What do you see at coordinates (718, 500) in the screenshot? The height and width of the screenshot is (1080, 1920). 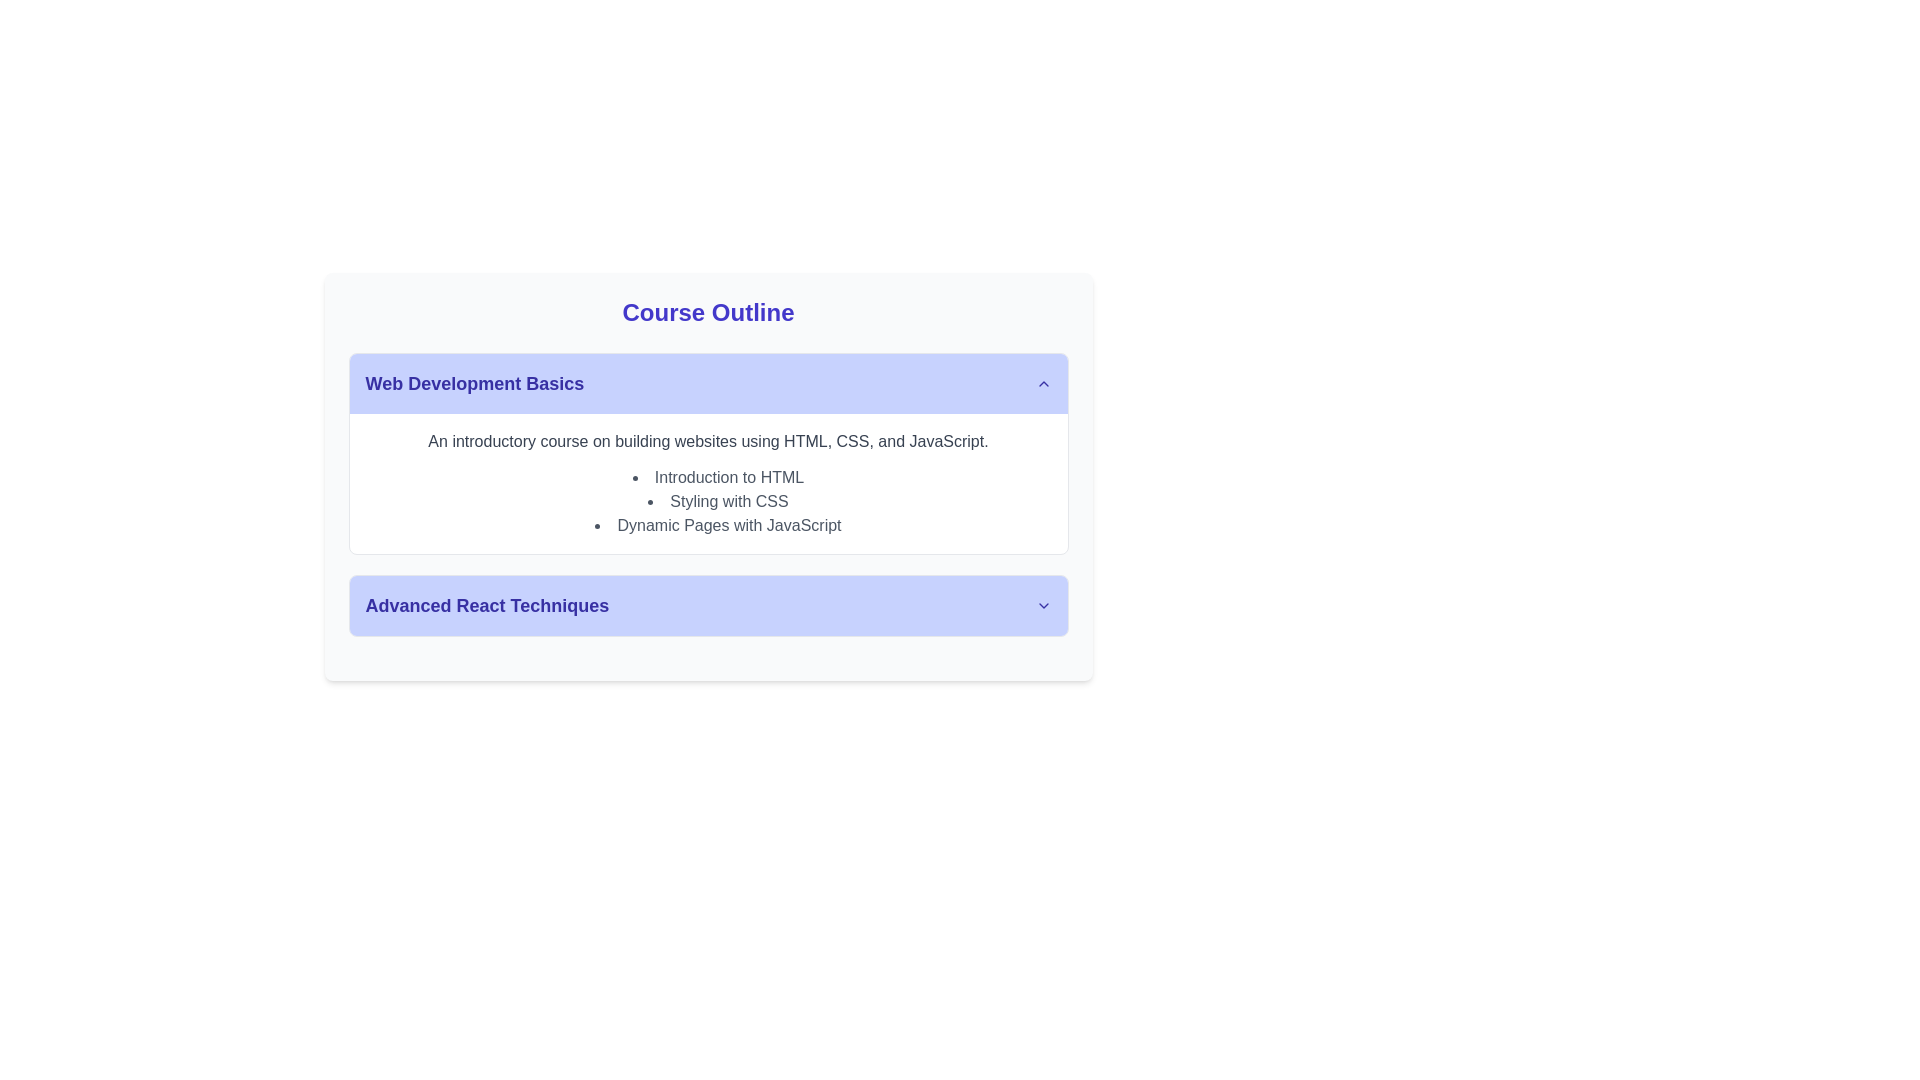 I see `the second bullet point in the list under 'Web Development Basics'` at bounding box center [718, 500].